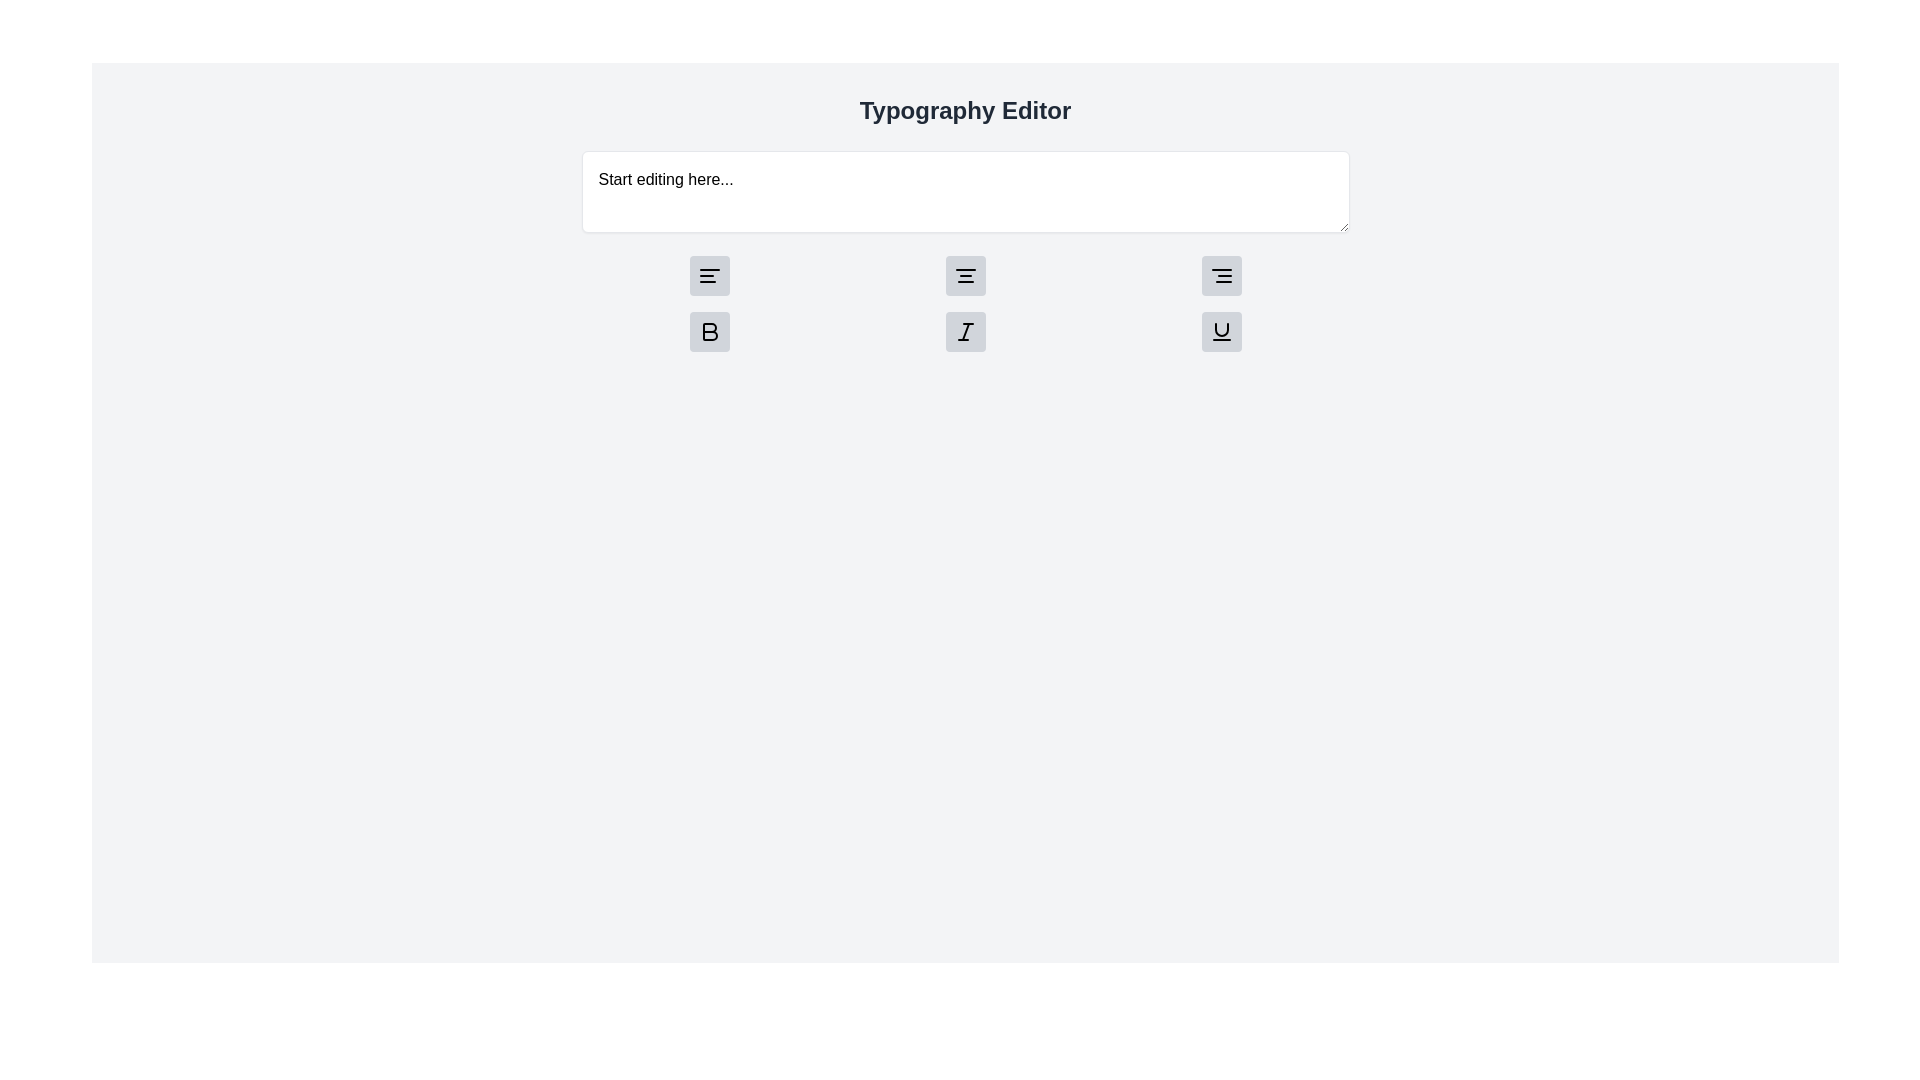 The height and width of the screenshot is (1080, 1920). I want to click on the 'Bold' format toggler icon button located in the lower-left area of the grid of text formatting controls, so click(709, 330).